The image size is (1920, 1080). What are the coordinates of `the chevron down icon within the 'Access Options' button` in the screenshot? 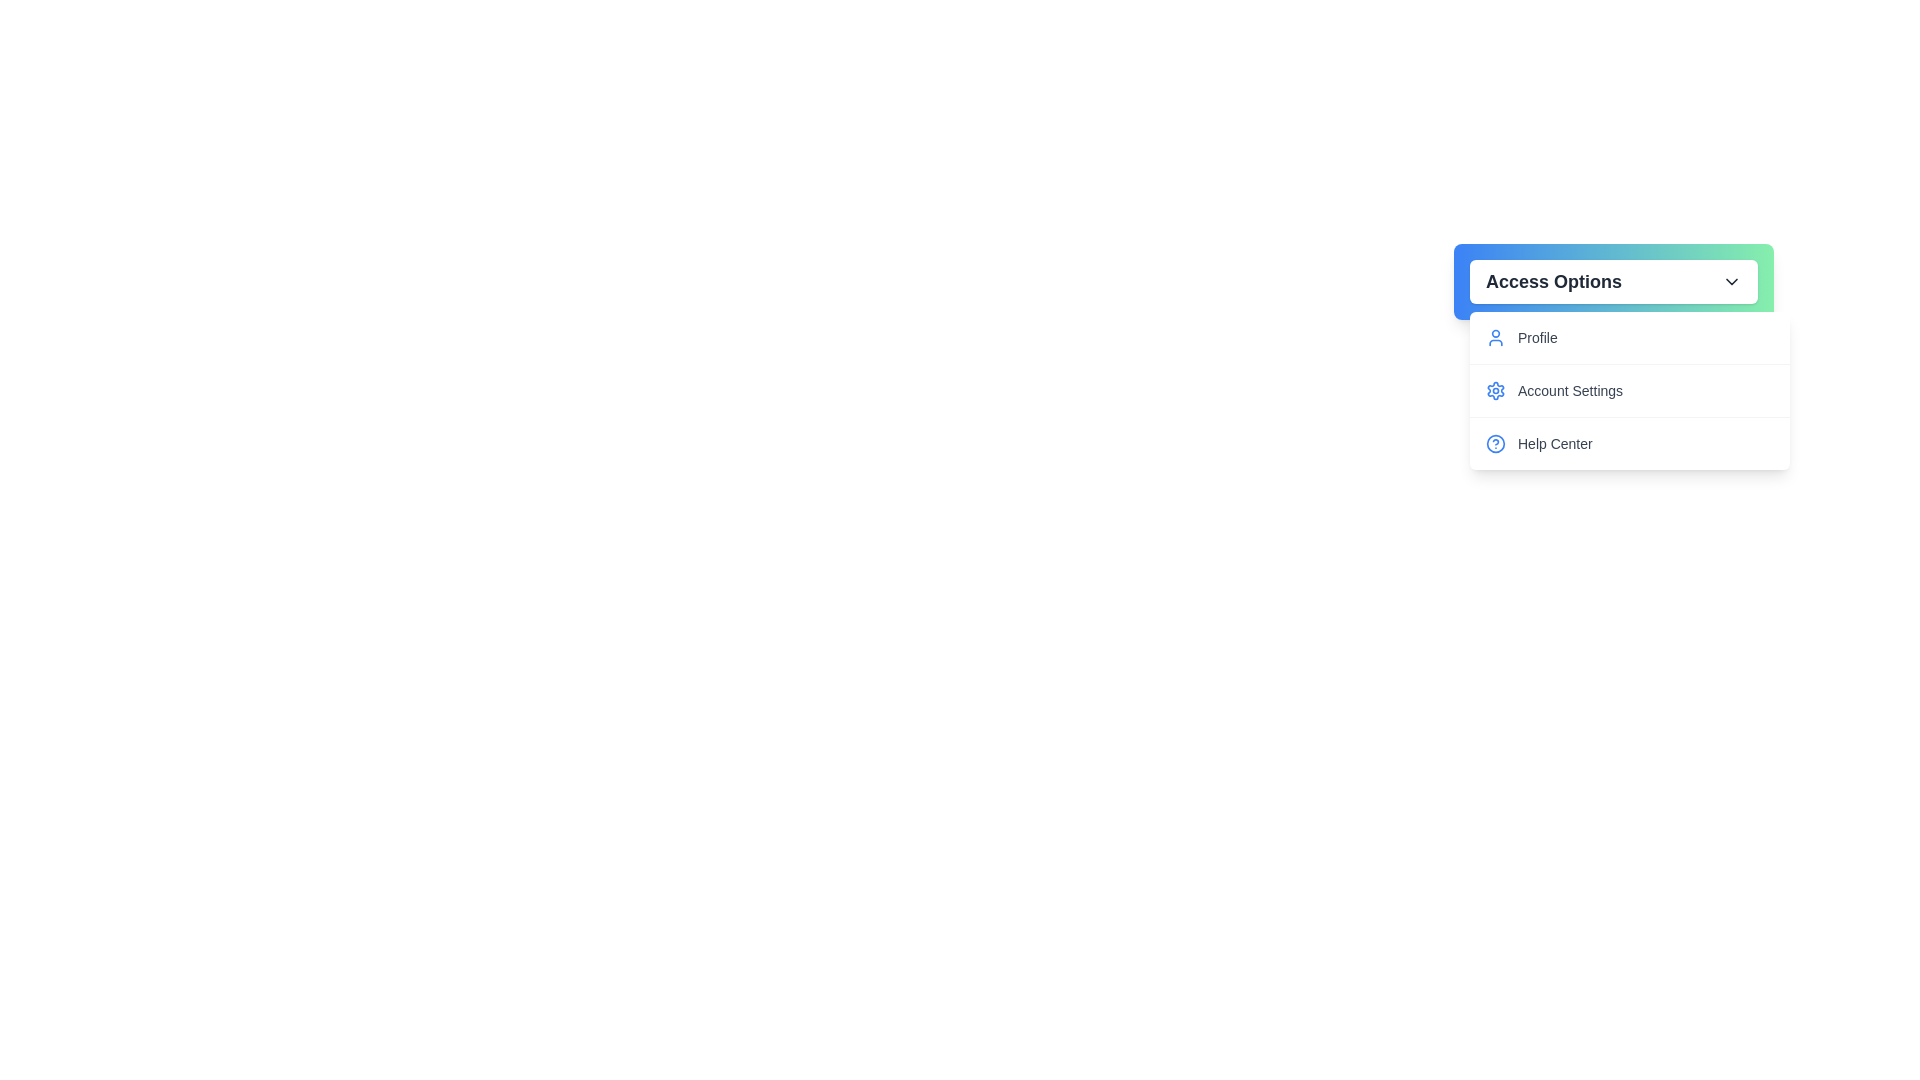 It's located at (1731, 281).